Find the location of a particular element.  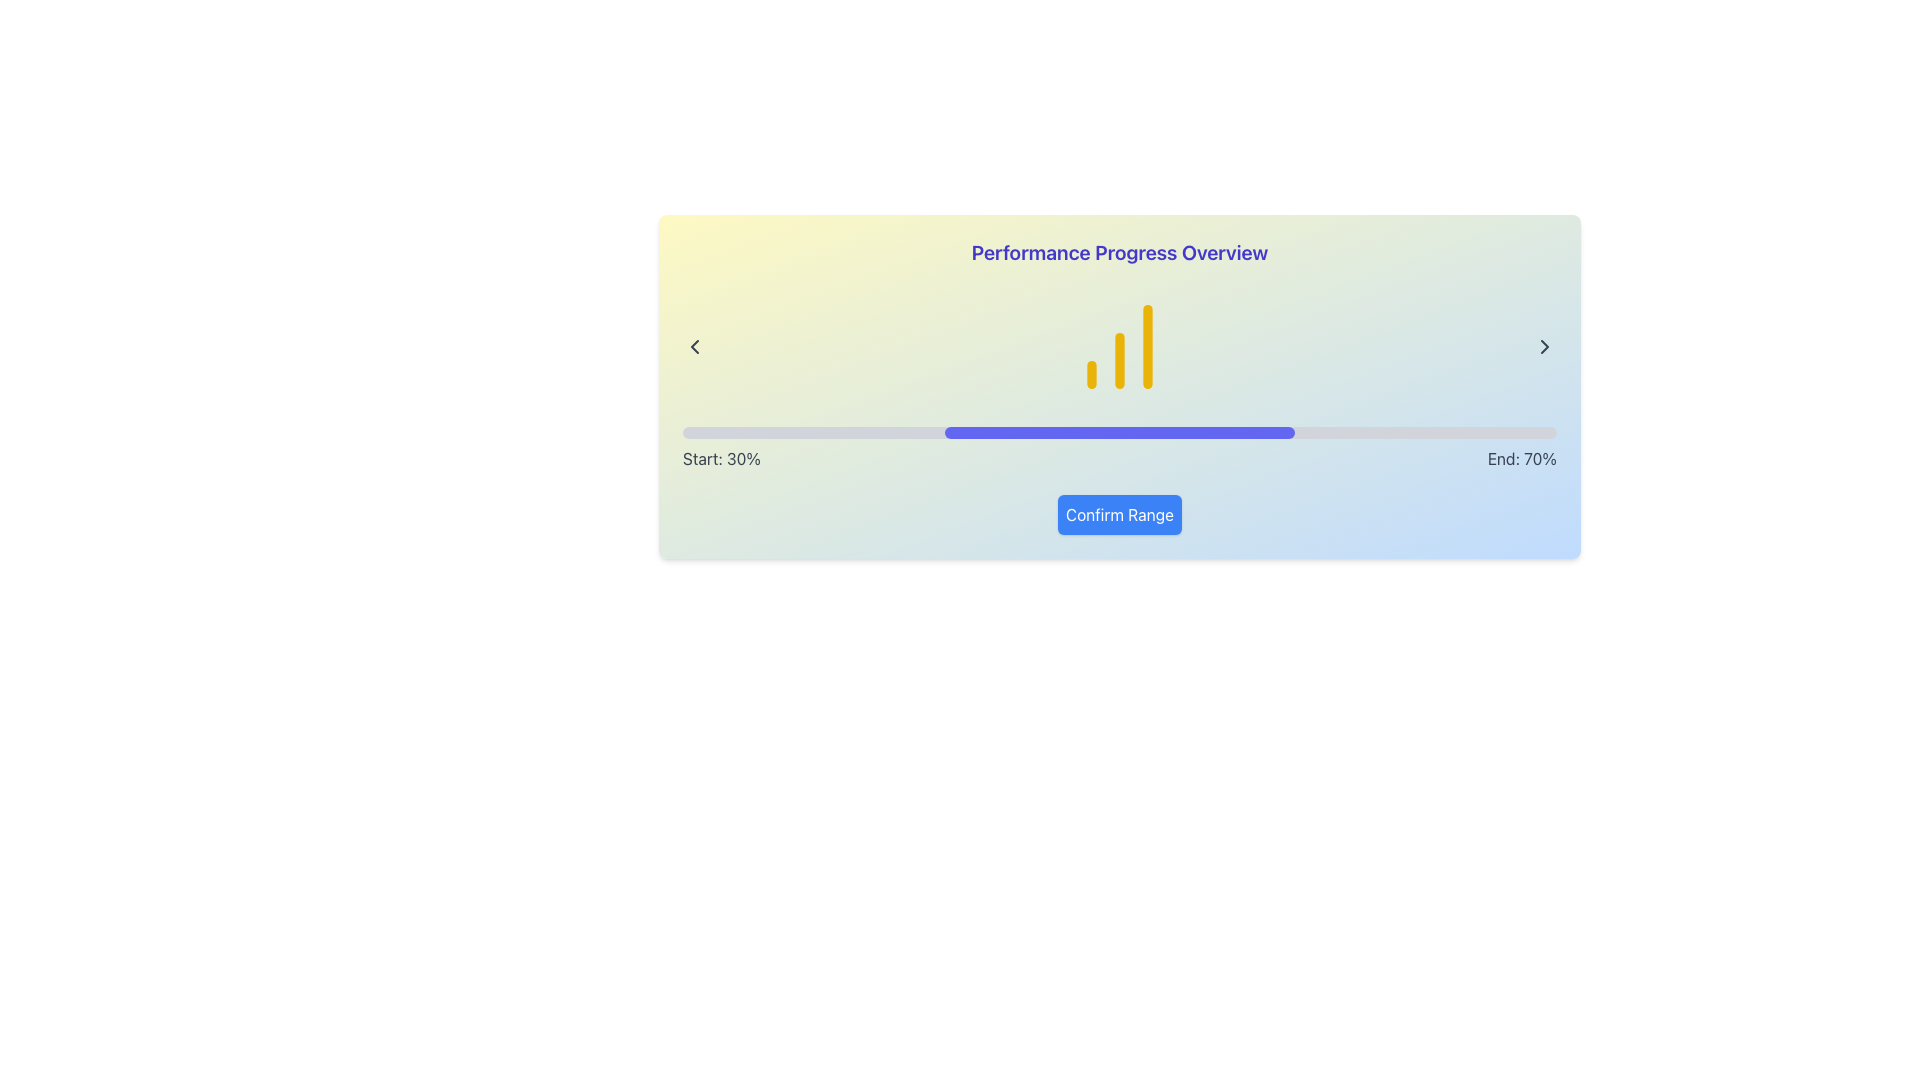

the Progress bar that visually represents the percentage progress, located below the heading 'Performance Progress Overview' and above the button 'Confirm Range' is located at coordinates (1118, 431).